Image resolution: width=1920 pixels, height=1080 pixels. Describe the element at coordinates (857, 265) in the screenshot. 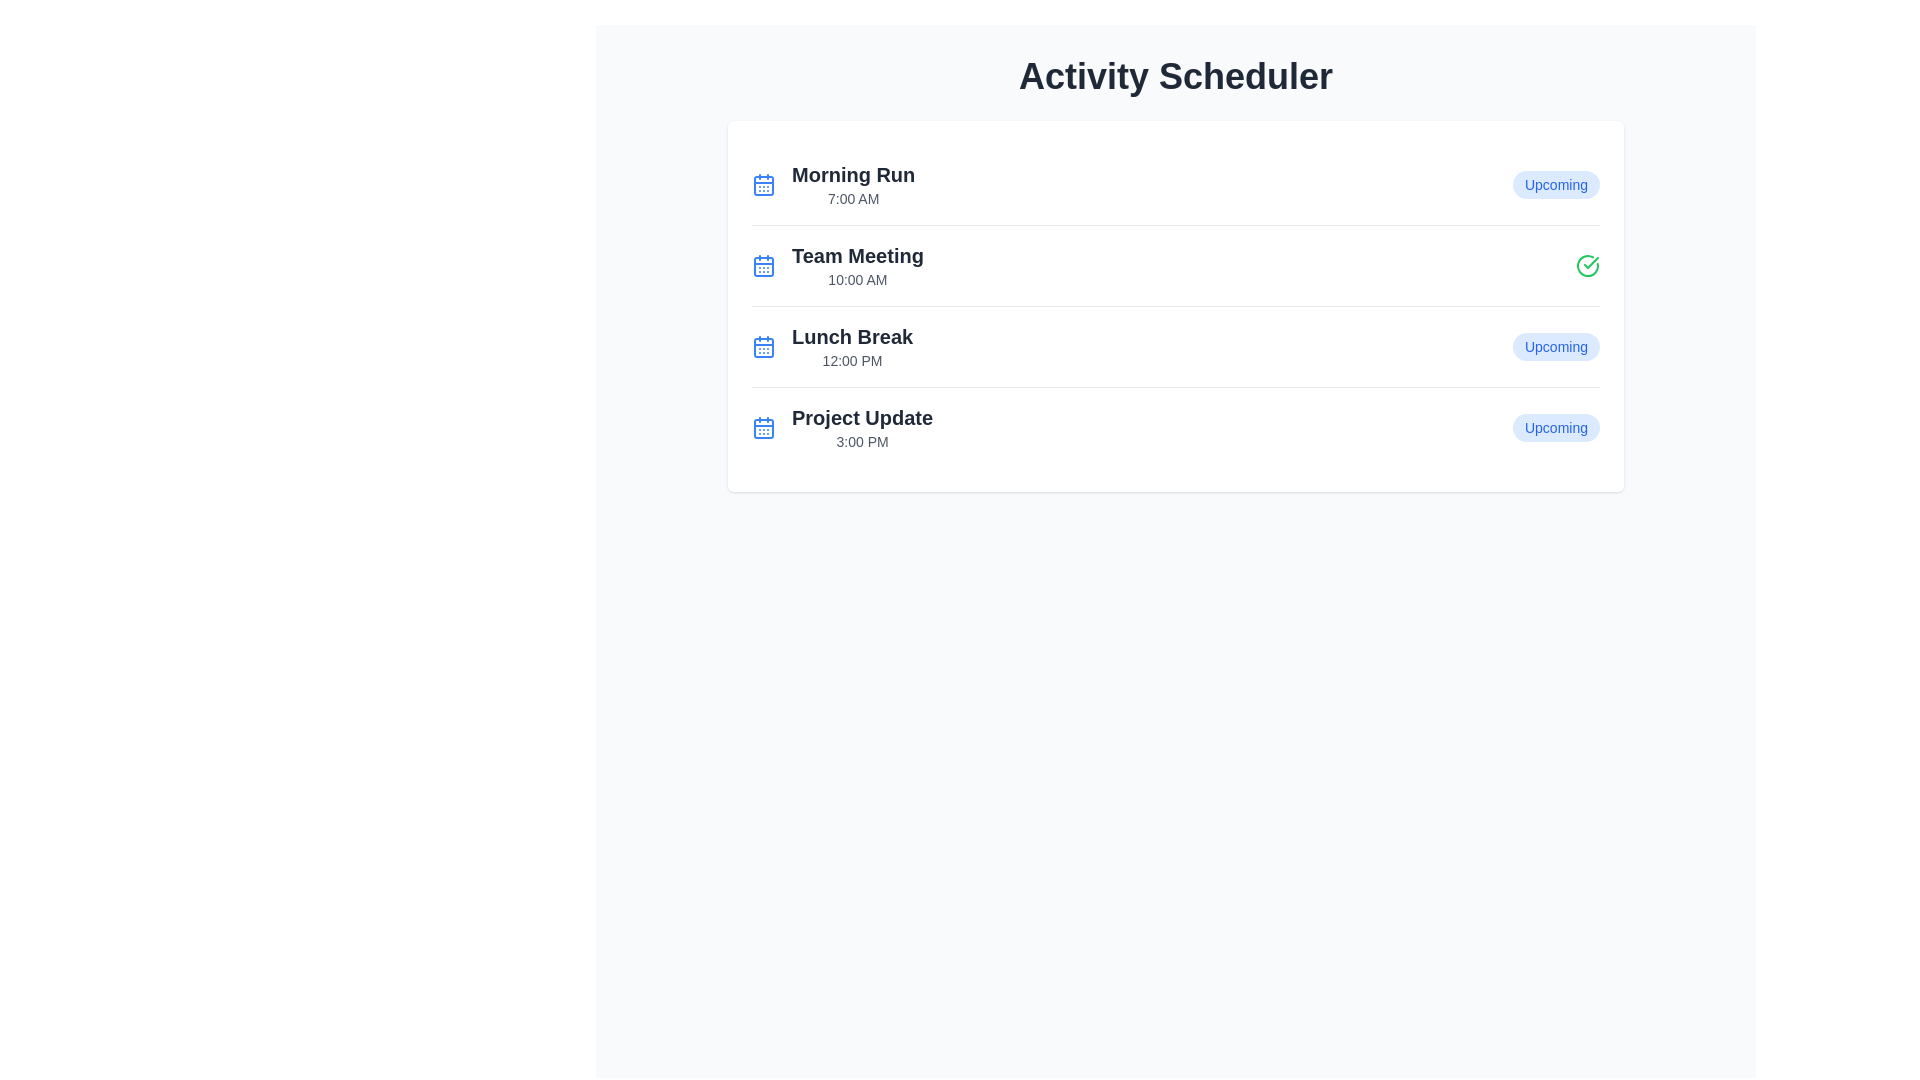

I see `text displayed on the 'Team Meeting' informational display, which shows the title in bold 'Team Meeting' and the time '10:00 AM' below it` at that location.